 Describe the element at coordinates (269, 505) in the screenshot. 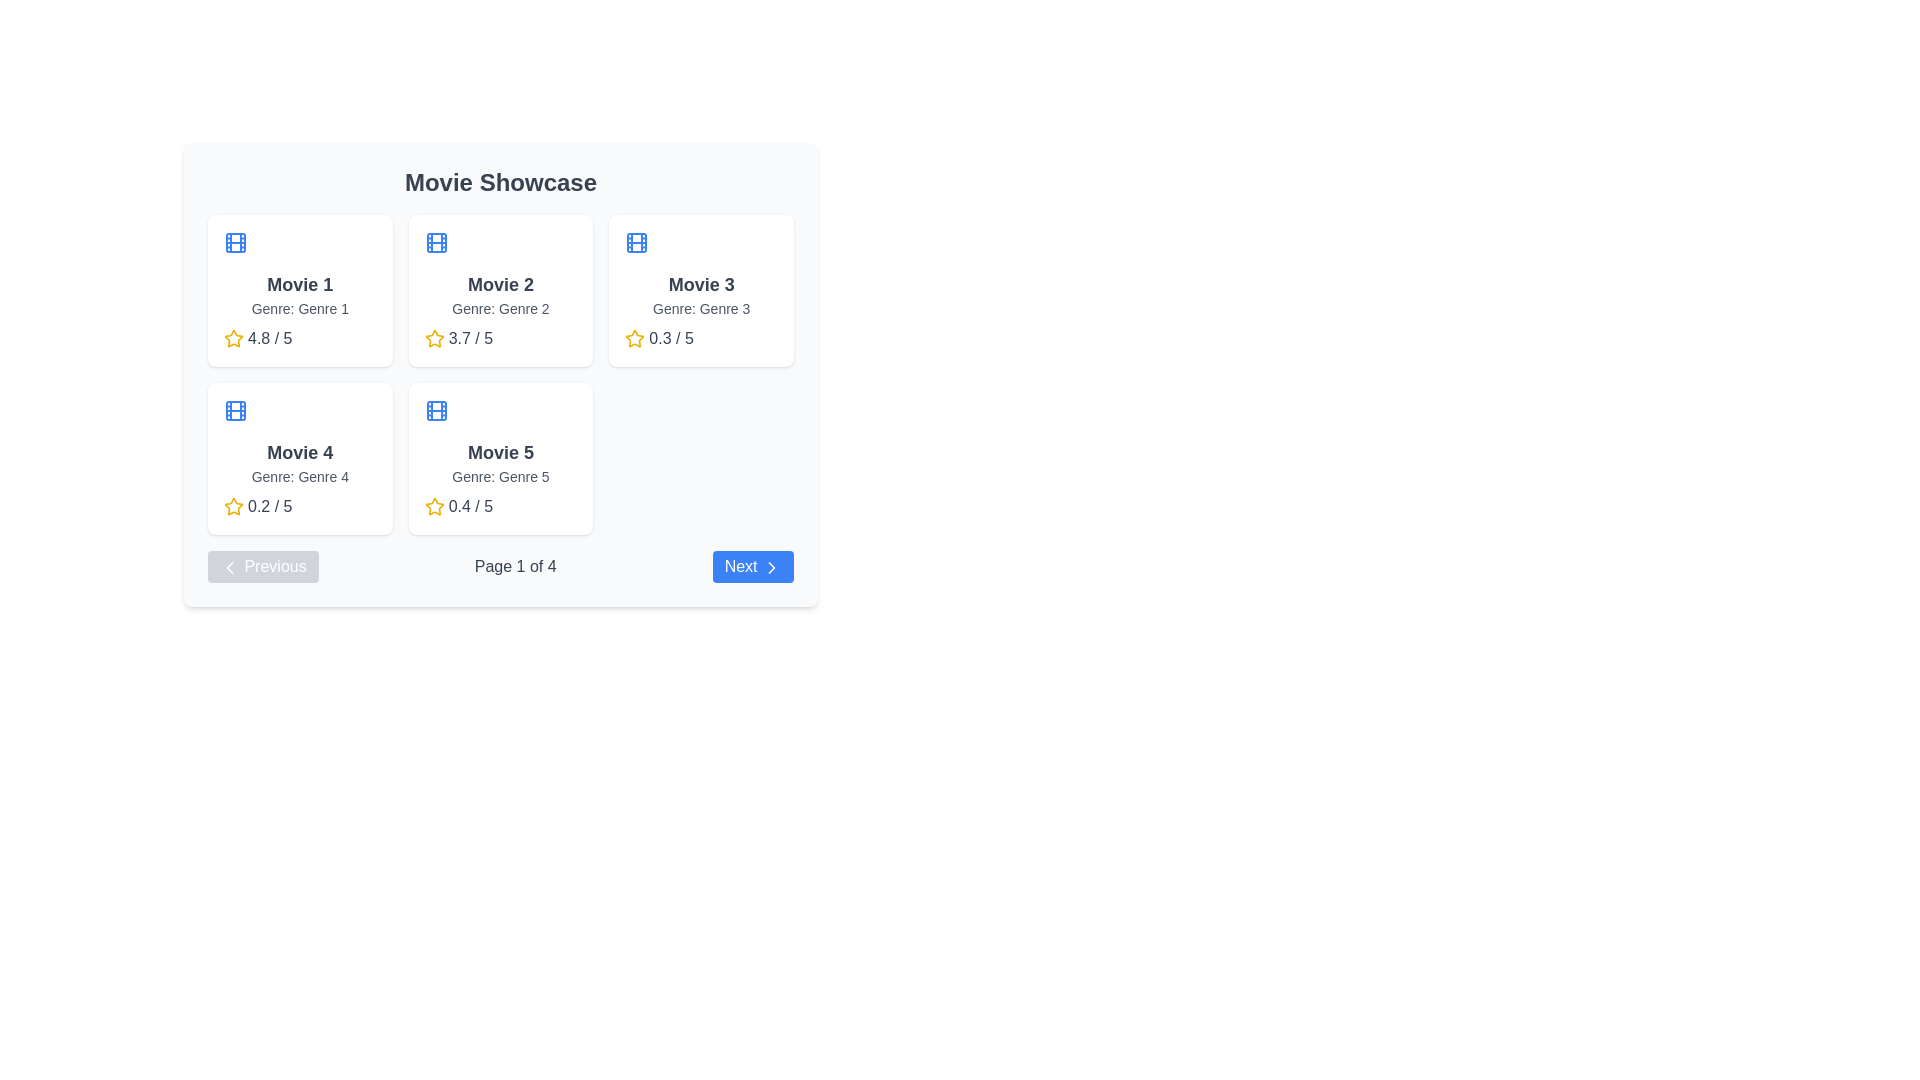

I see `the static text label displaying the rating '0.2 / 5', which is located below the 'Movie 4' title and to the right of a star icon` at that location.